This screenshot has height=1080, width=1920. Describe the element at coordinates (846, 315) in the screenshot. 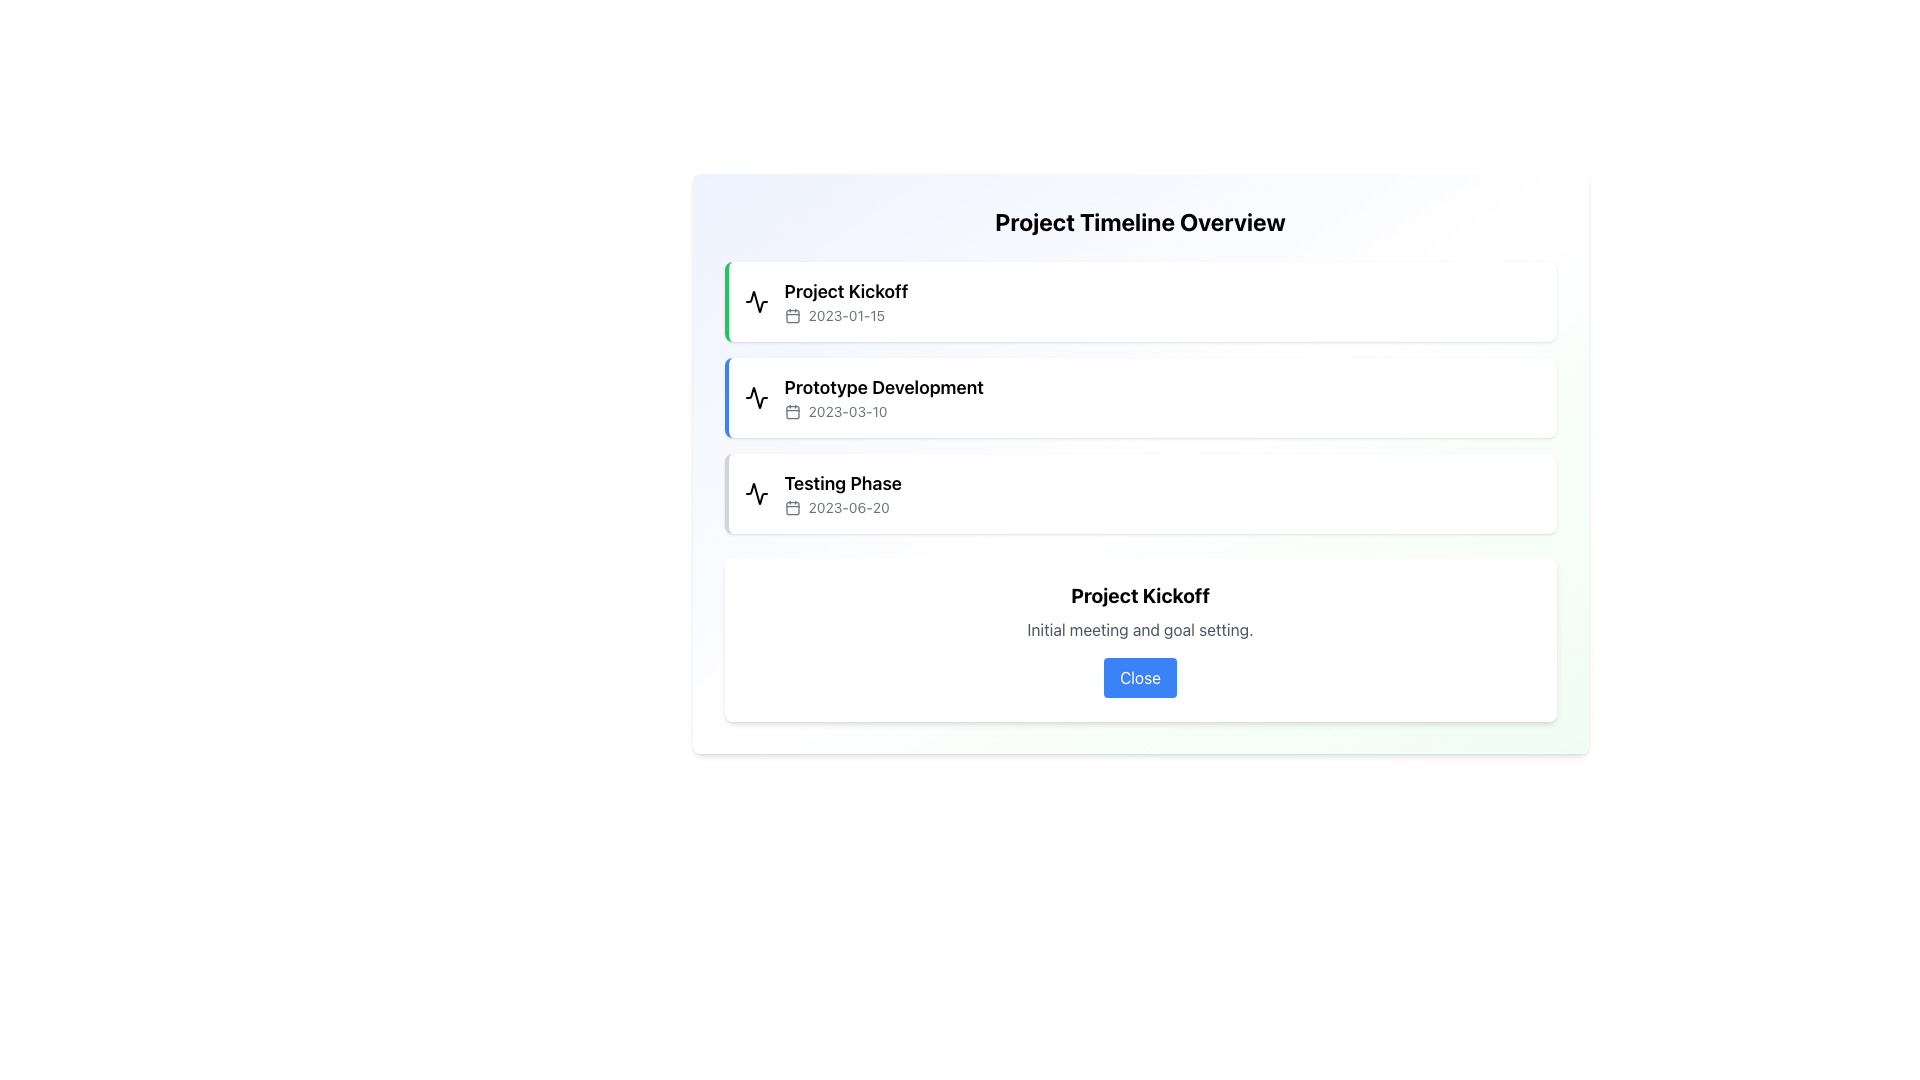

I see `the associated icon located directly under the 'Project Kickoff' text, which indicates the date for the milestone` at that location.